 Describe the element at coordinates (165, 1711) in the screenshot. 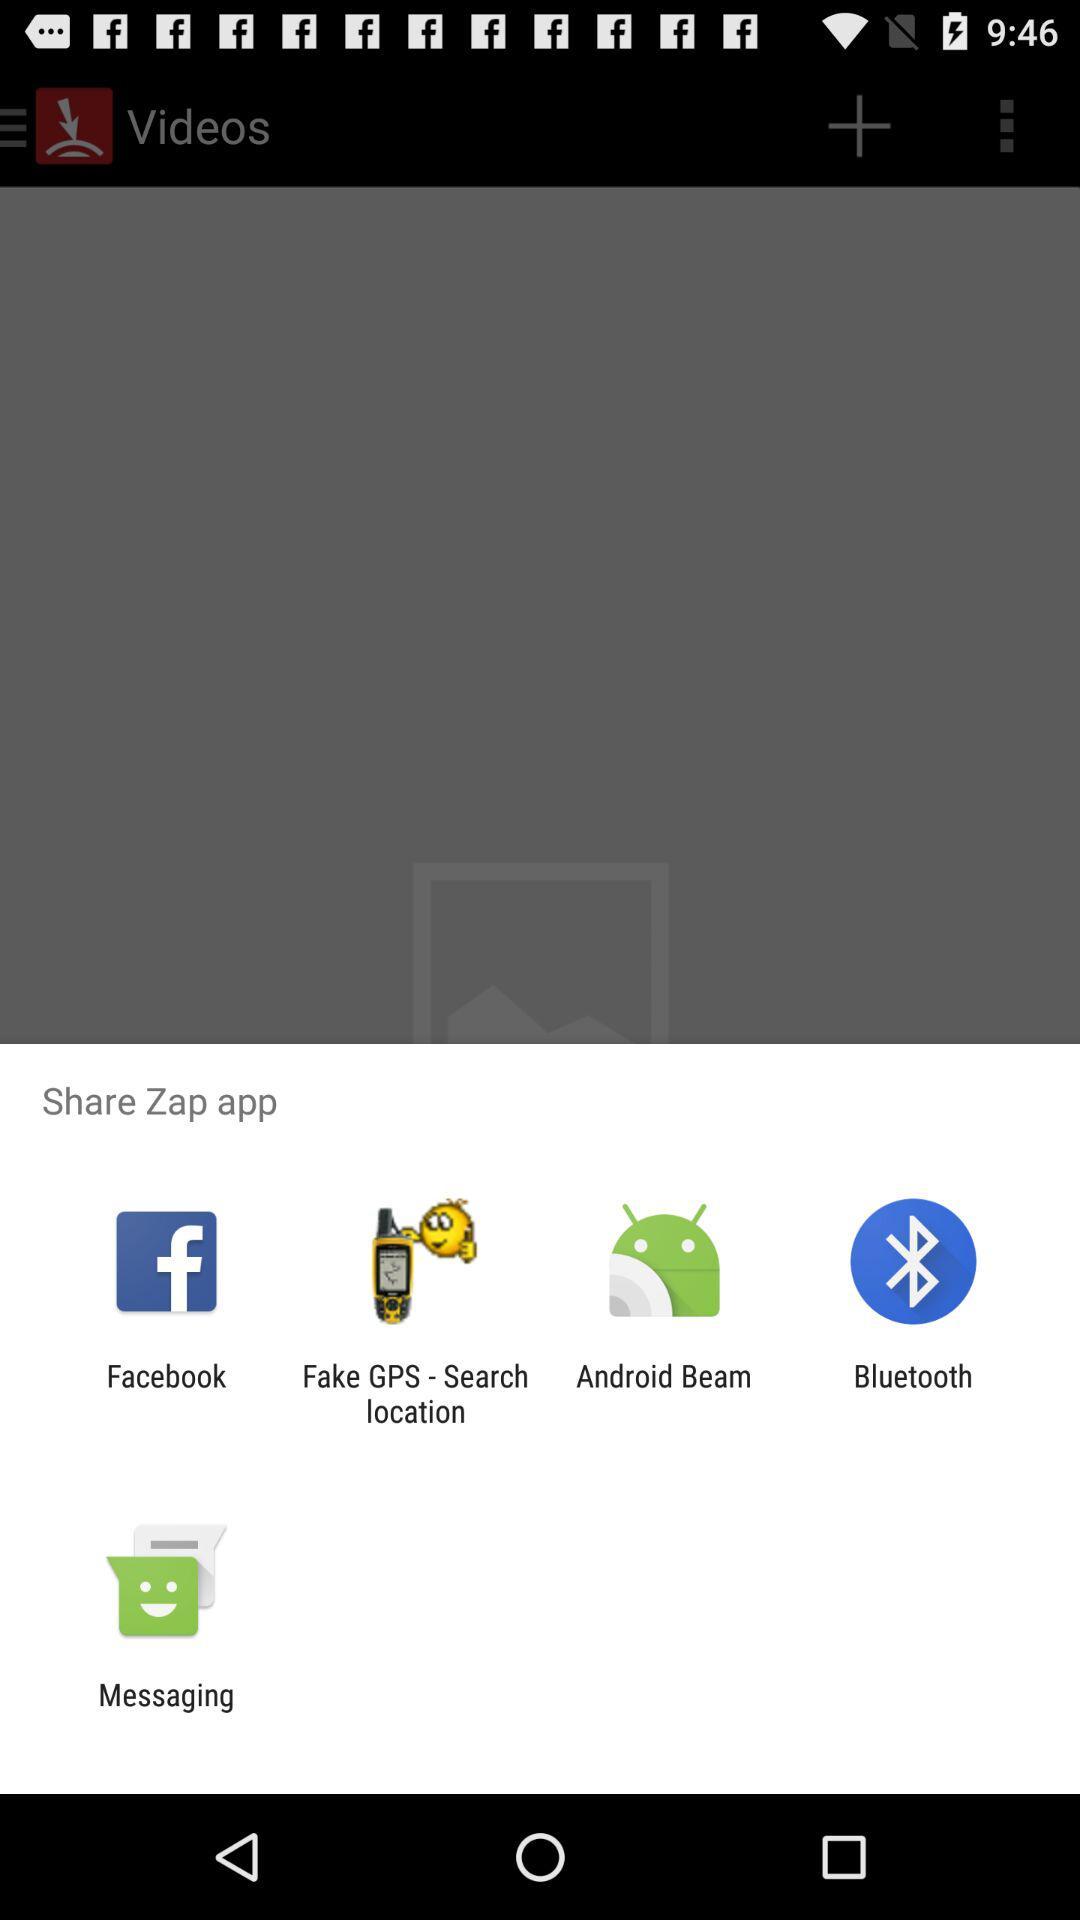

I see `the messaging icon` at that location.